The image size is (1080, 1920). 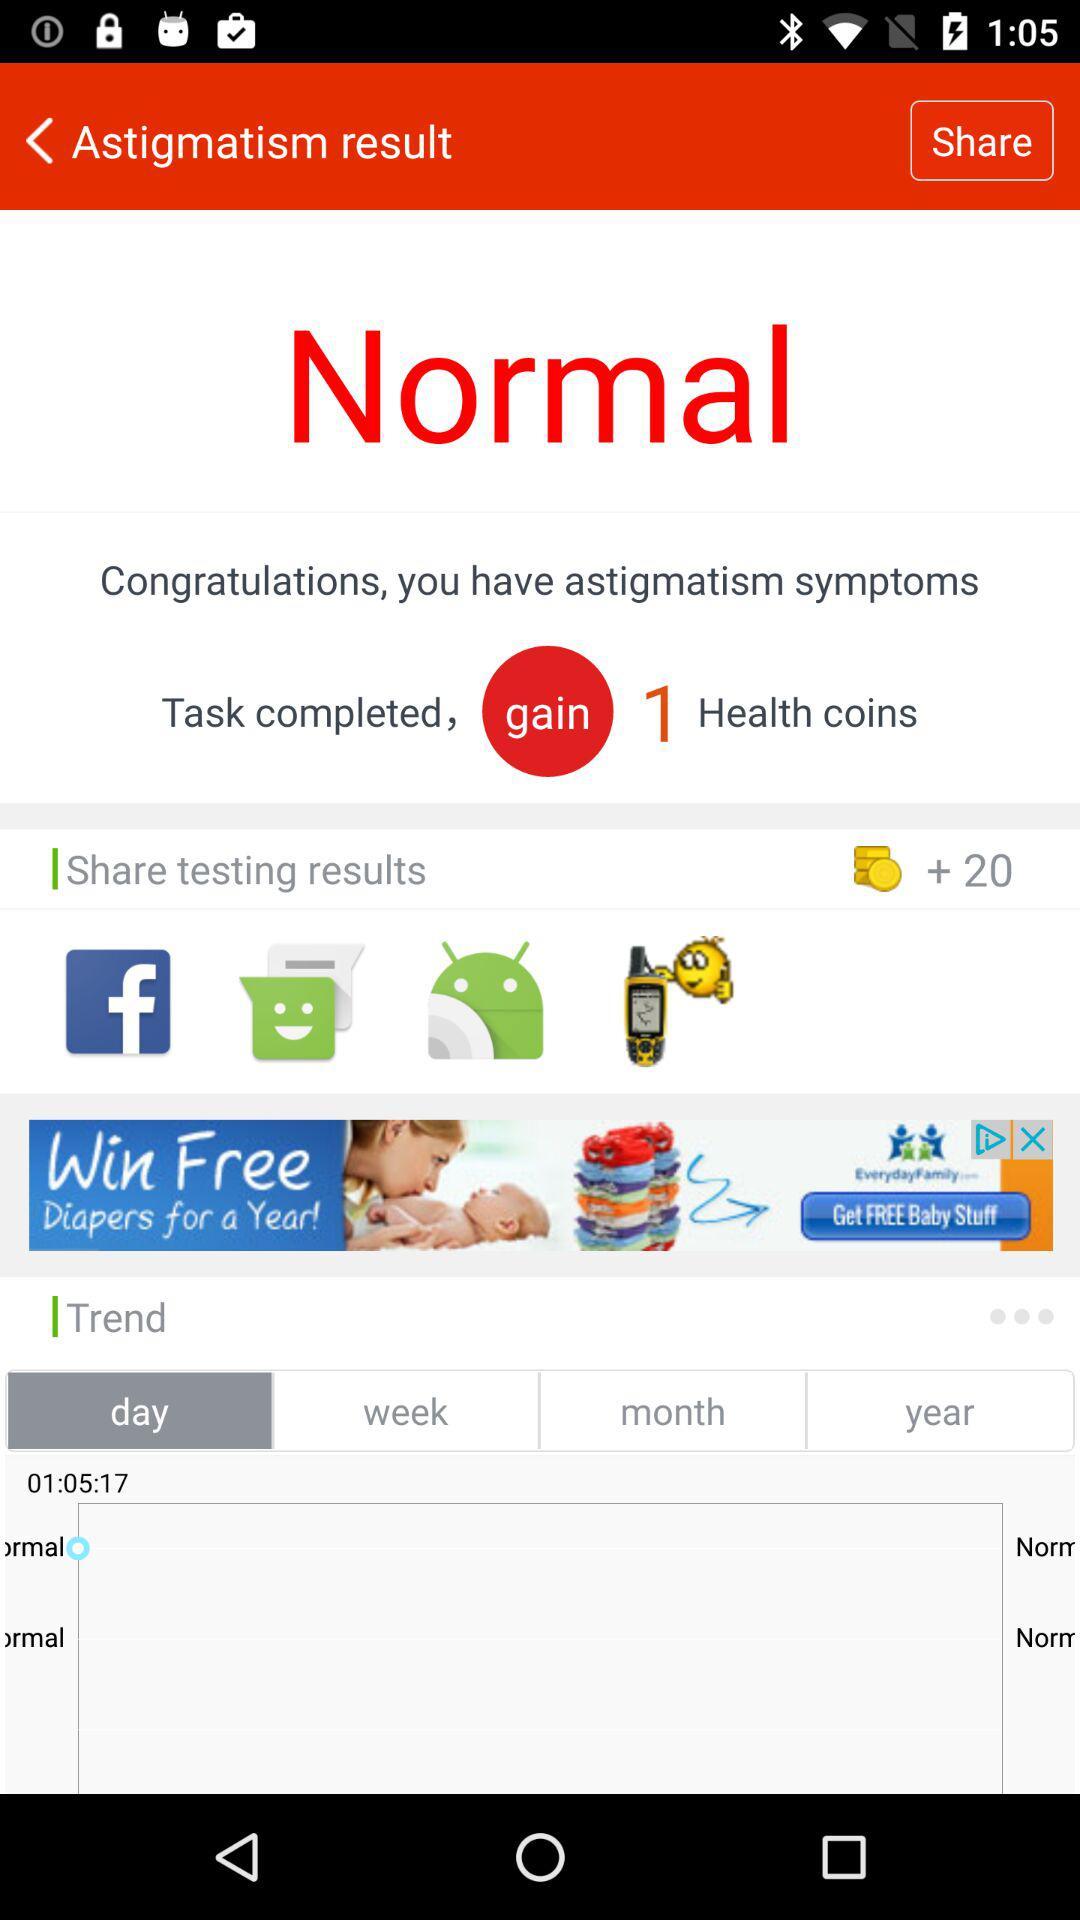 I want to click on day item, so click(x=138, y=1409).